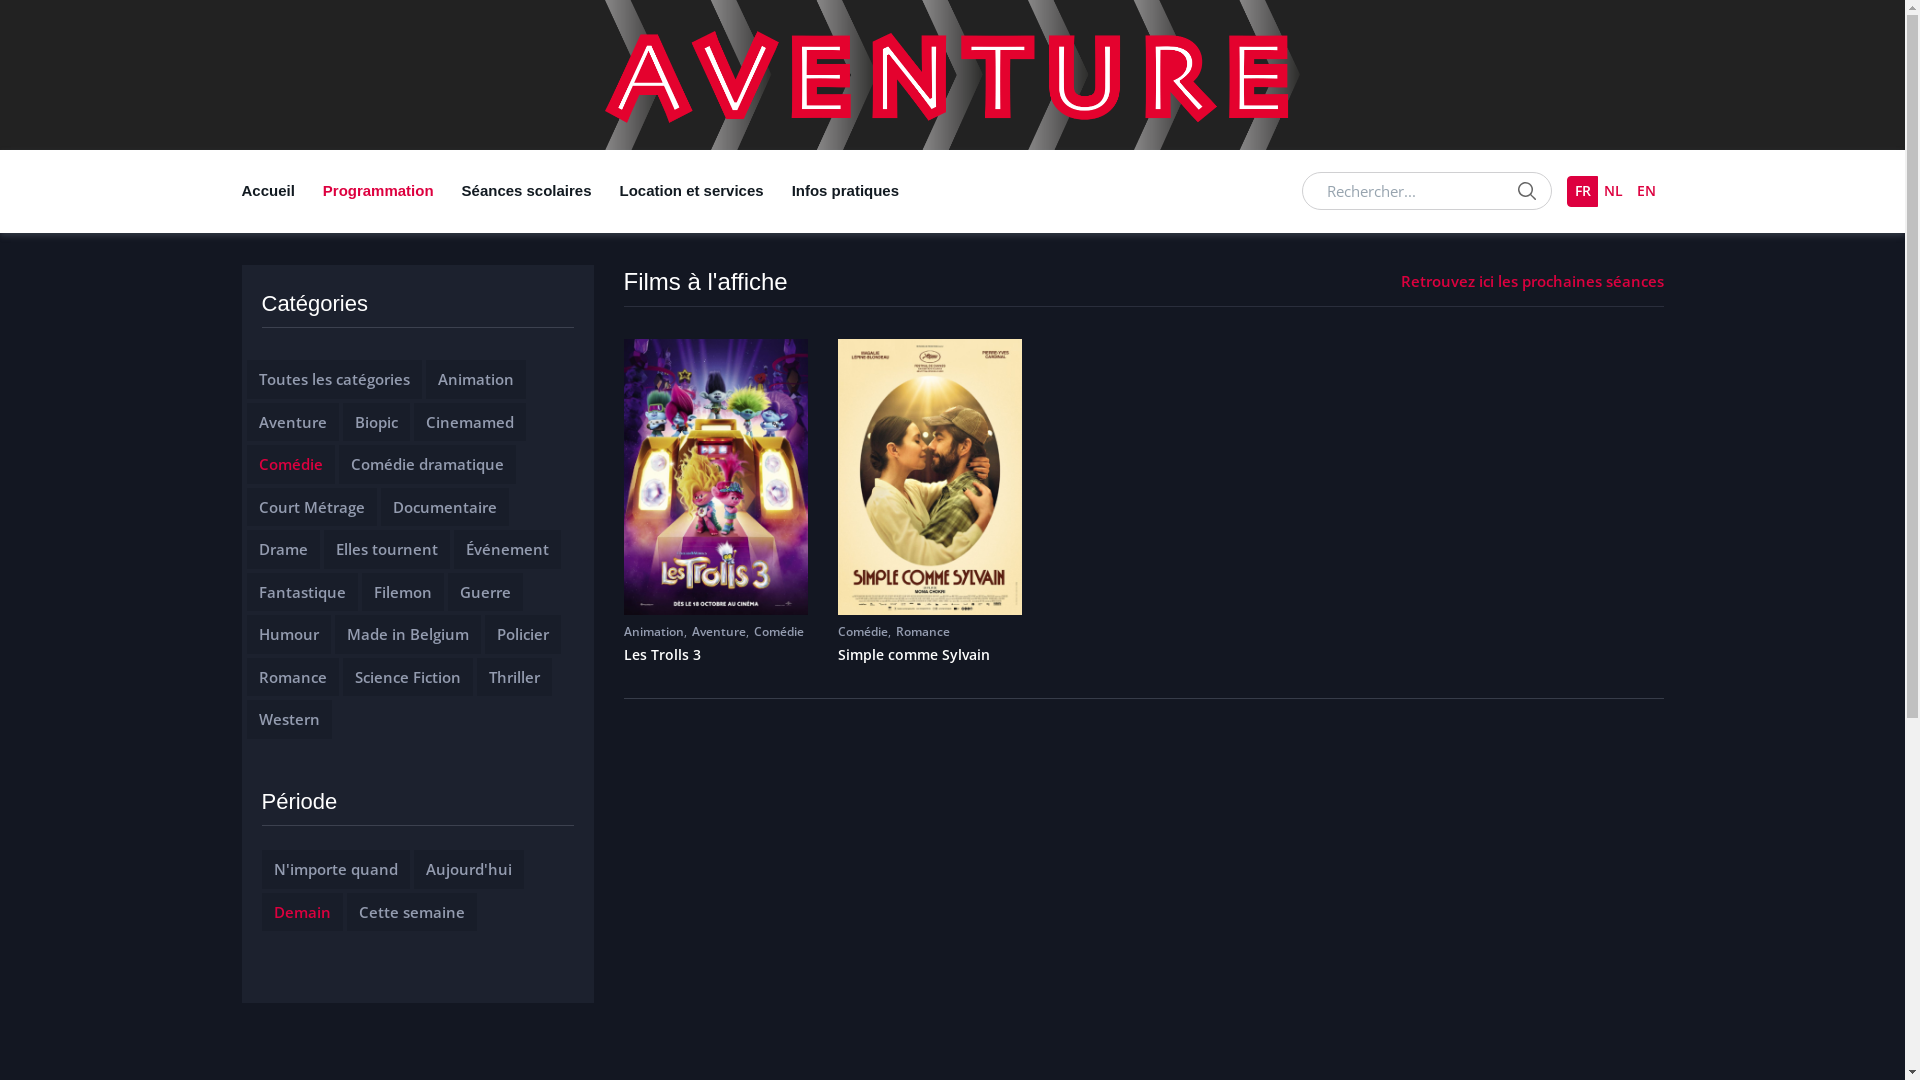 Image resolution: width=1920 pixels, height=1080 pixels. What do you see at coordinates (336, 867) in the screenshot?
I see `'N'importe quand'` at bounding box center [336, 867].